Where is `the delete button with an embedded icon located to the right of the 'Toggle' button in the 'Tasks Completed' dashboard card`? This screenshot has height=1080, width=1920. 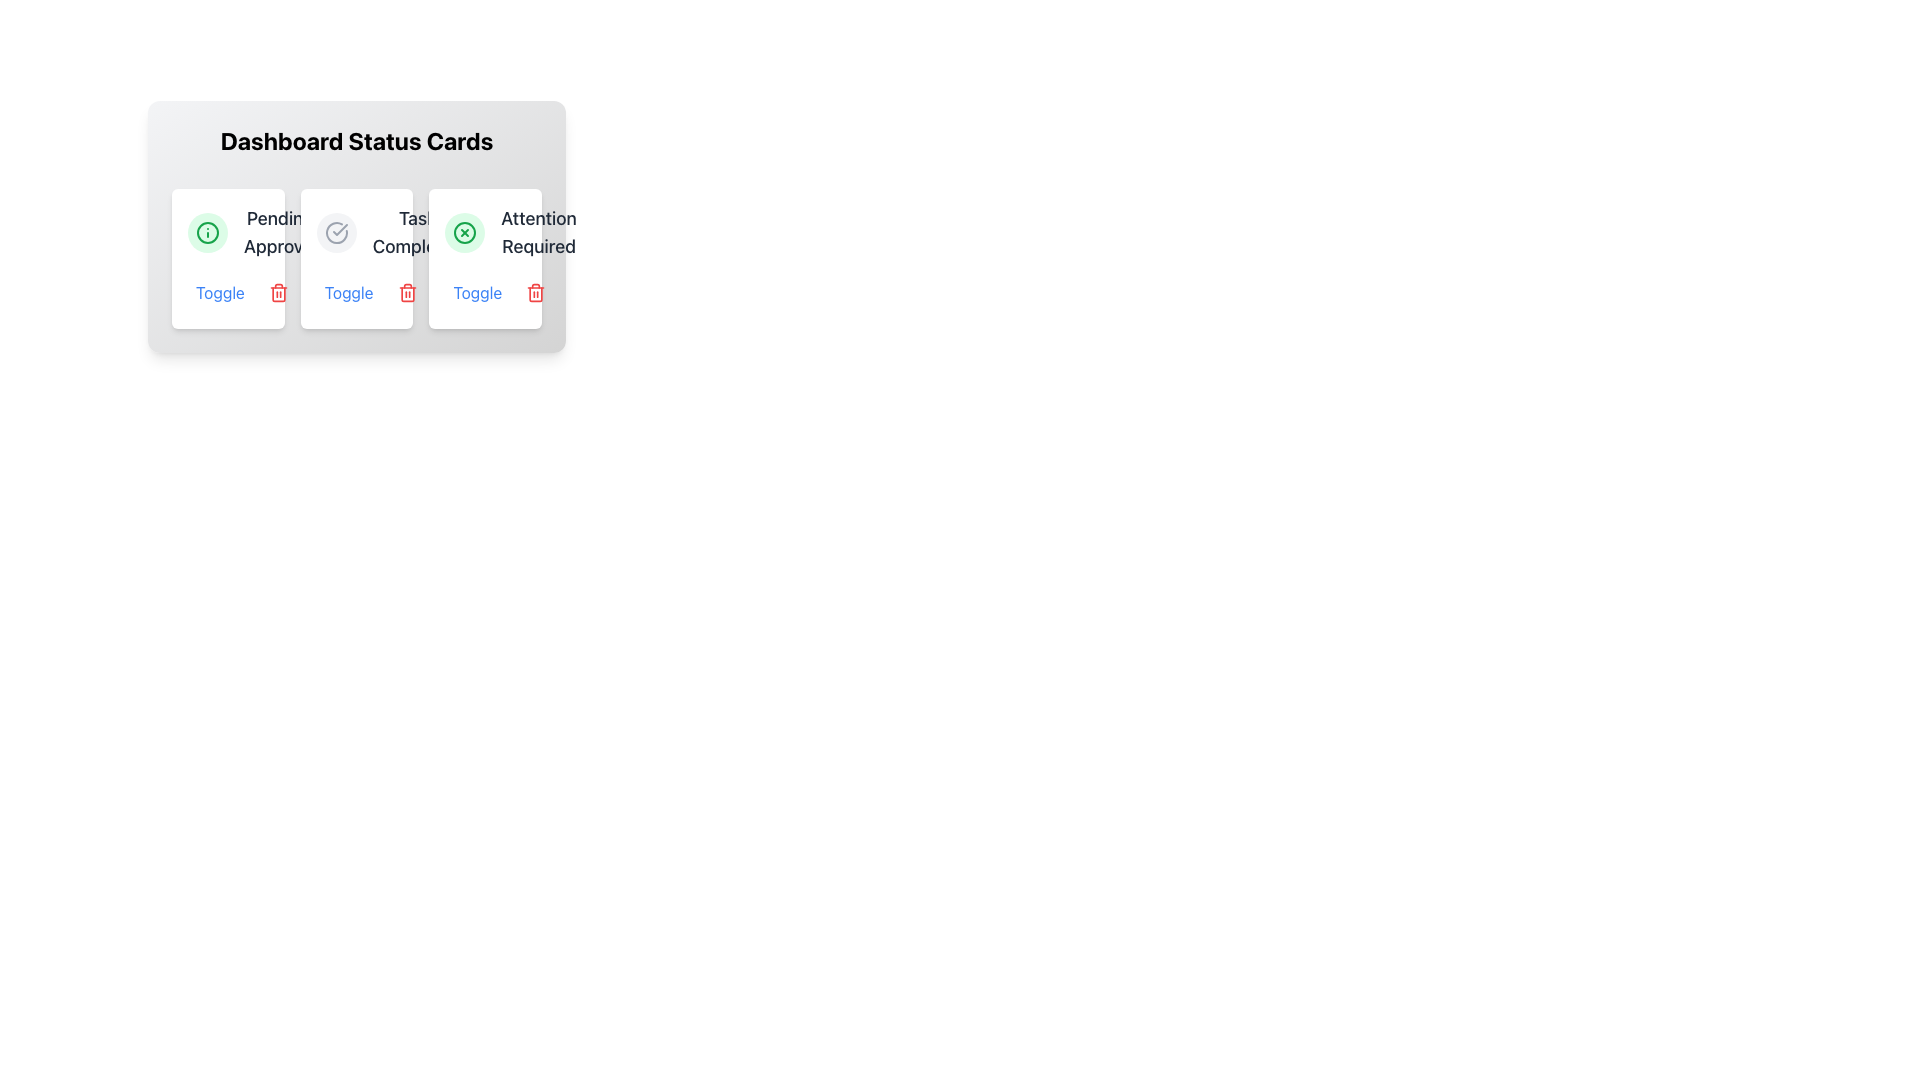
the delete button with an embedded icon located to the right of the 'Toggle' button in the 'Tasks Completed' dashboard card is located at coordinates (406, 293).